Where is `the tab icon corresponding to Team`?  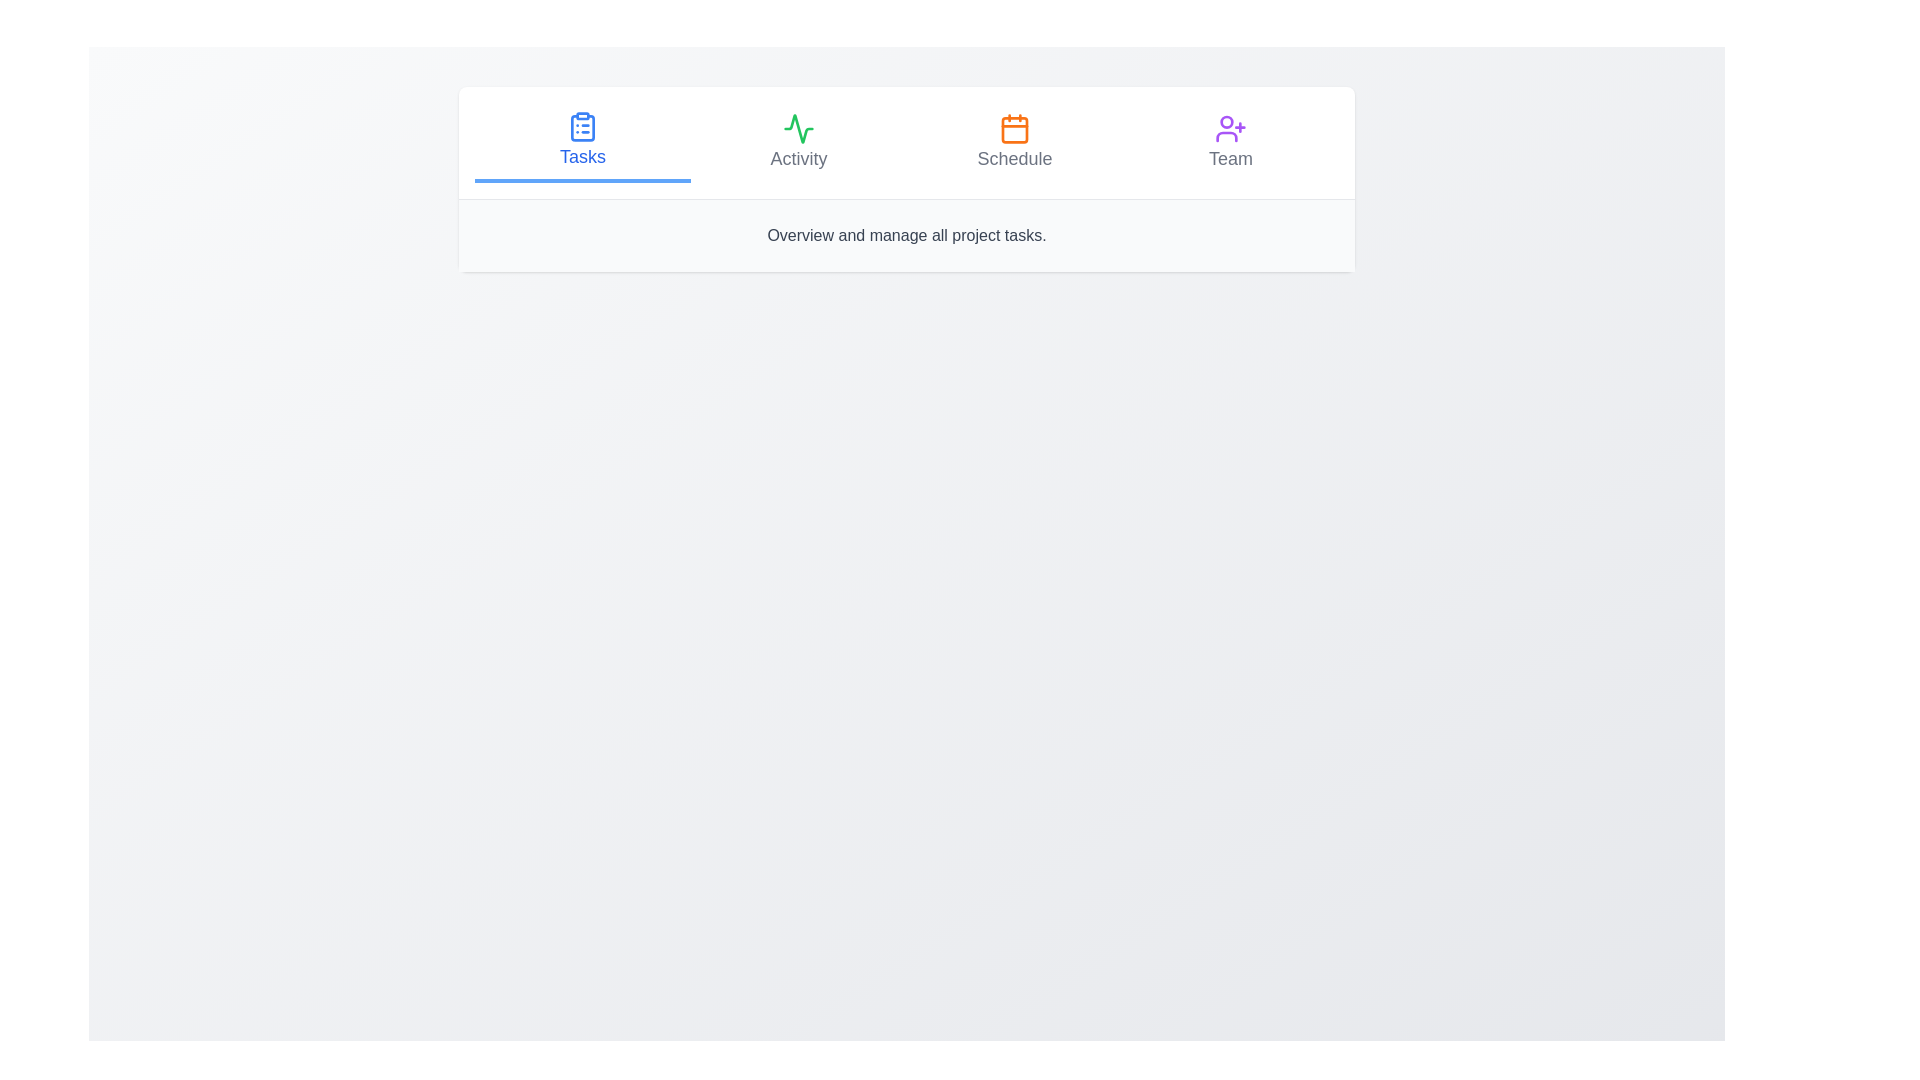
the tab icon corresponding to Team is located at coordinates (1229, 128).